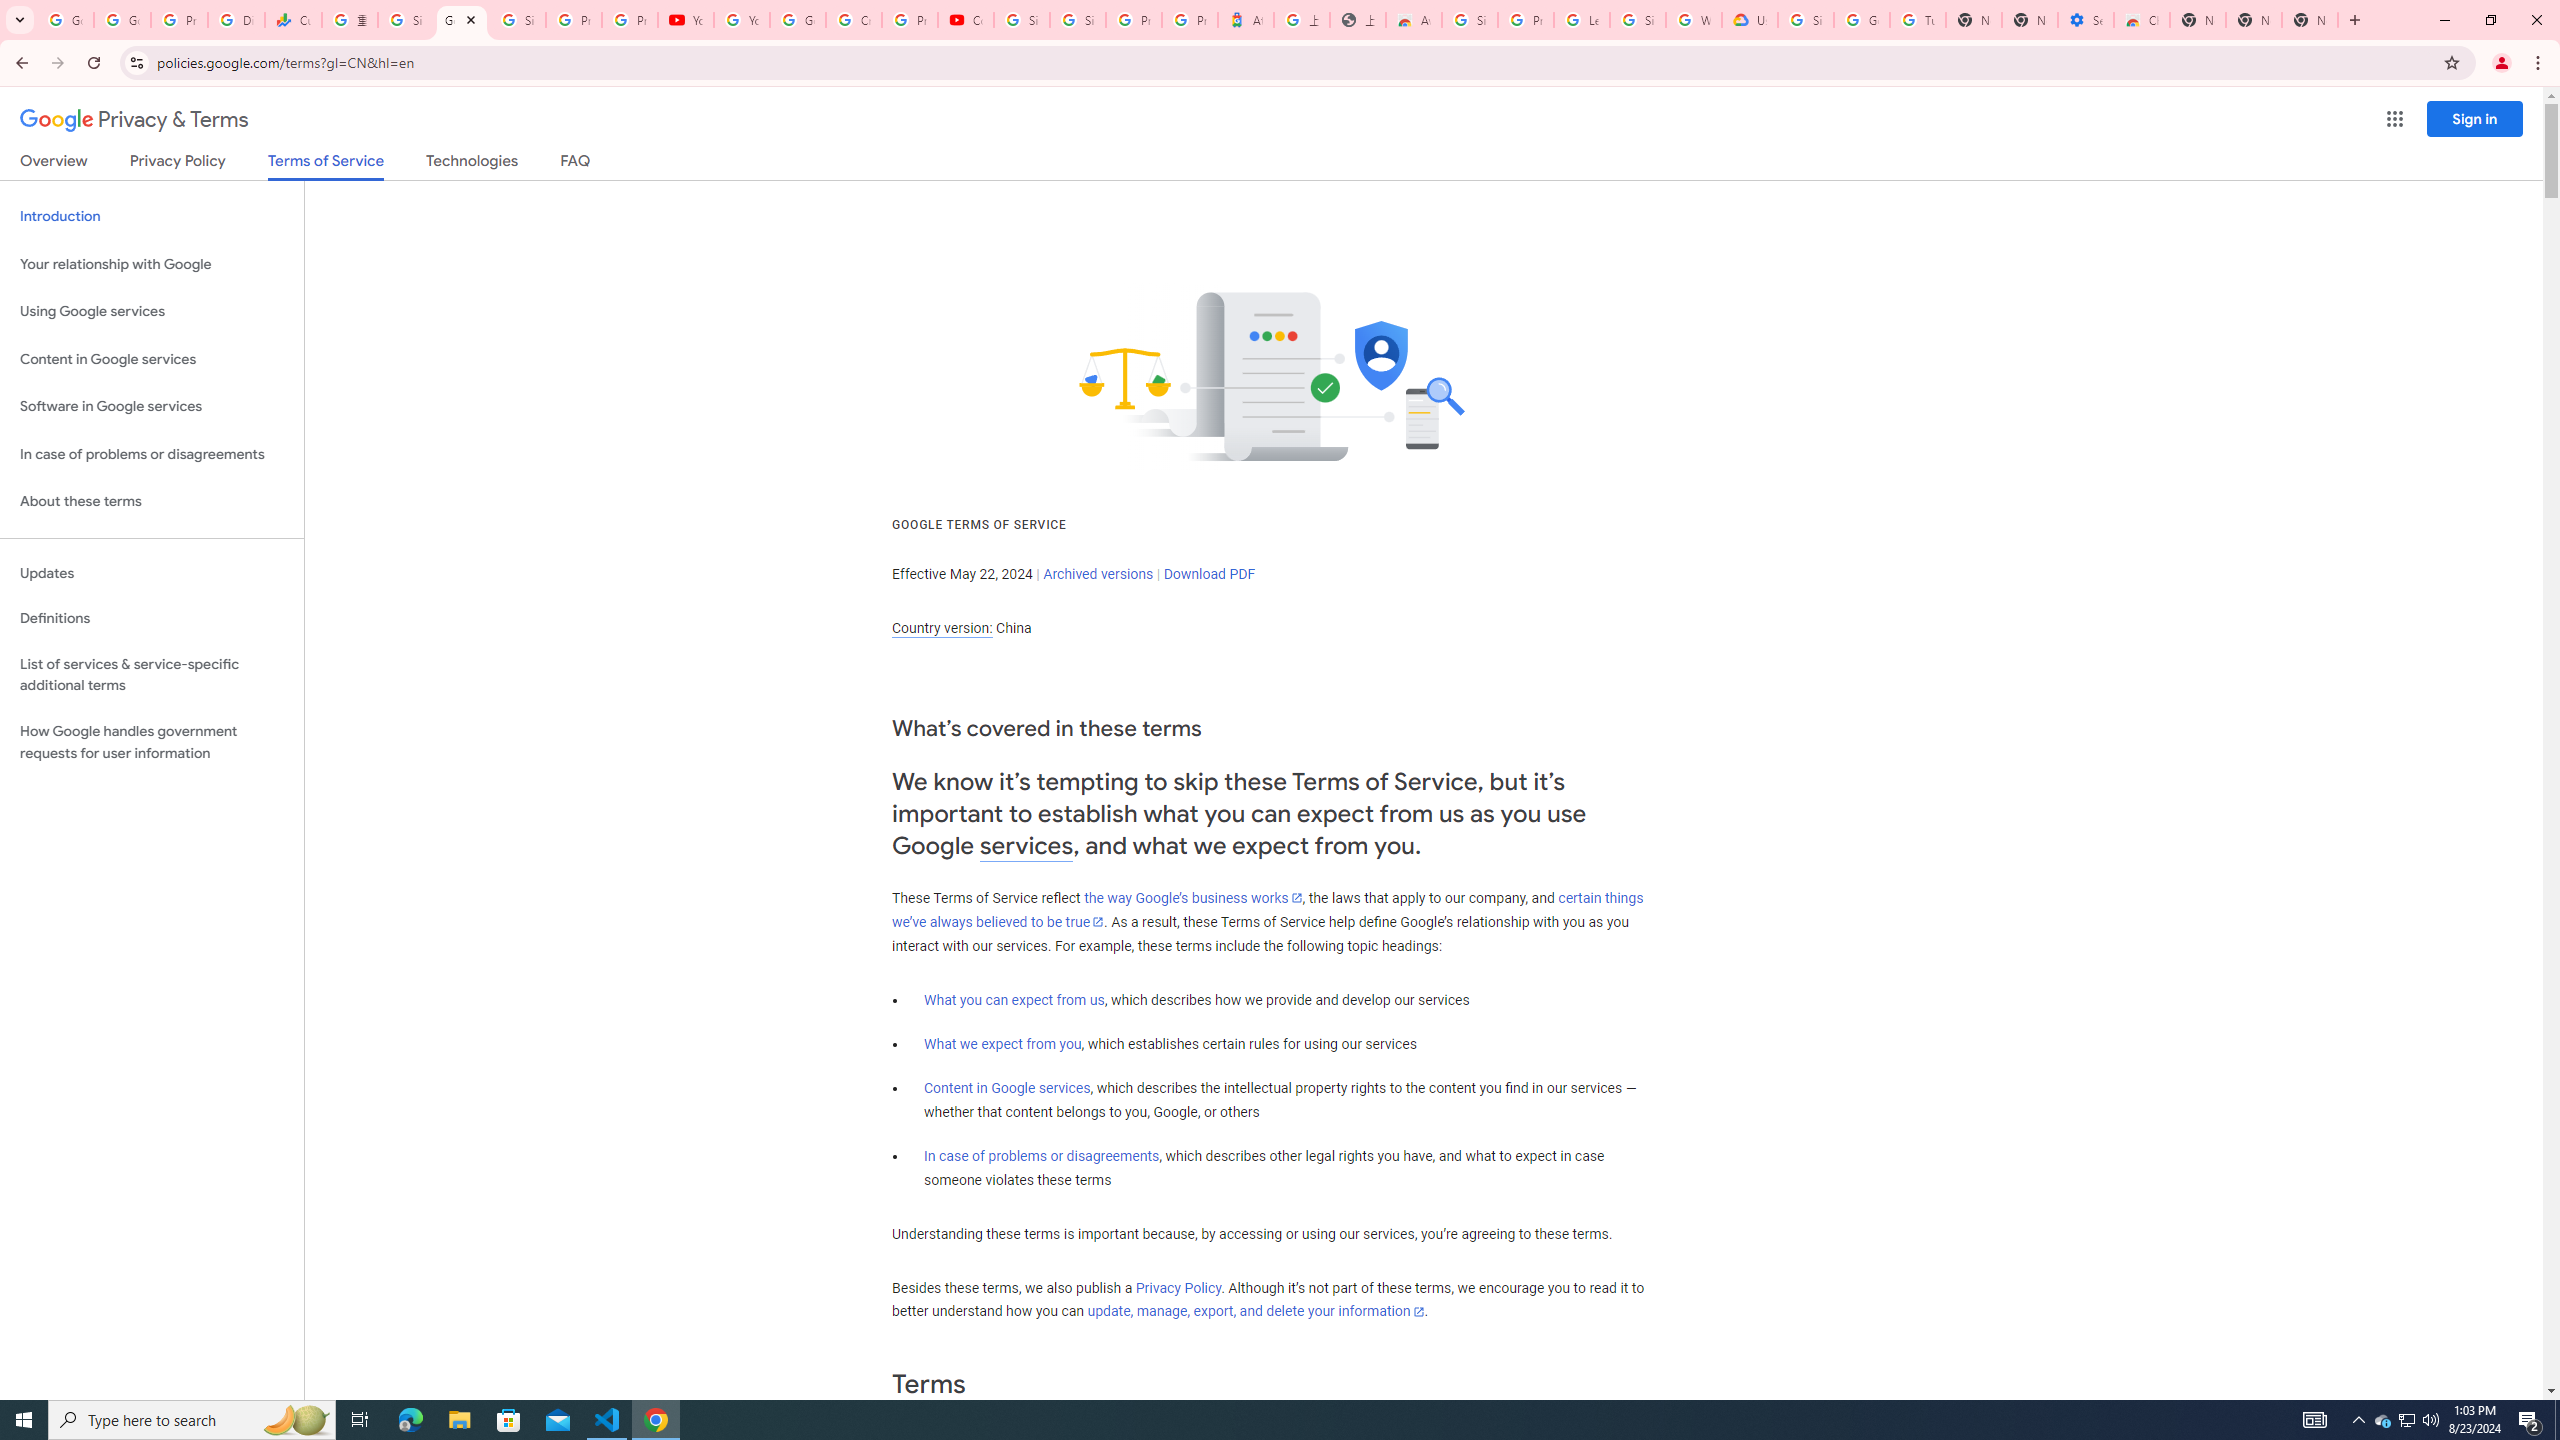  Describe the element at coordinates (151, 264) in the screenshot. I see `'Your relationship with Google'` at that location.